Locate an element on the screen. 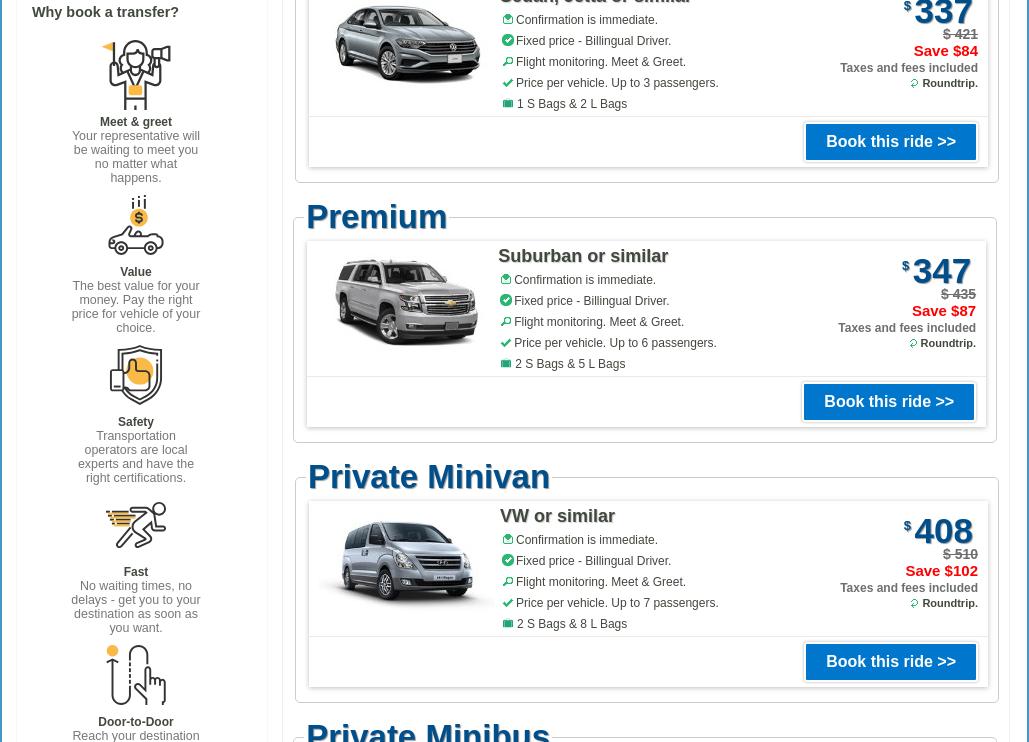 This screenshot has width=1029, height=742. 'Value' is located at coordinates (134, 271).